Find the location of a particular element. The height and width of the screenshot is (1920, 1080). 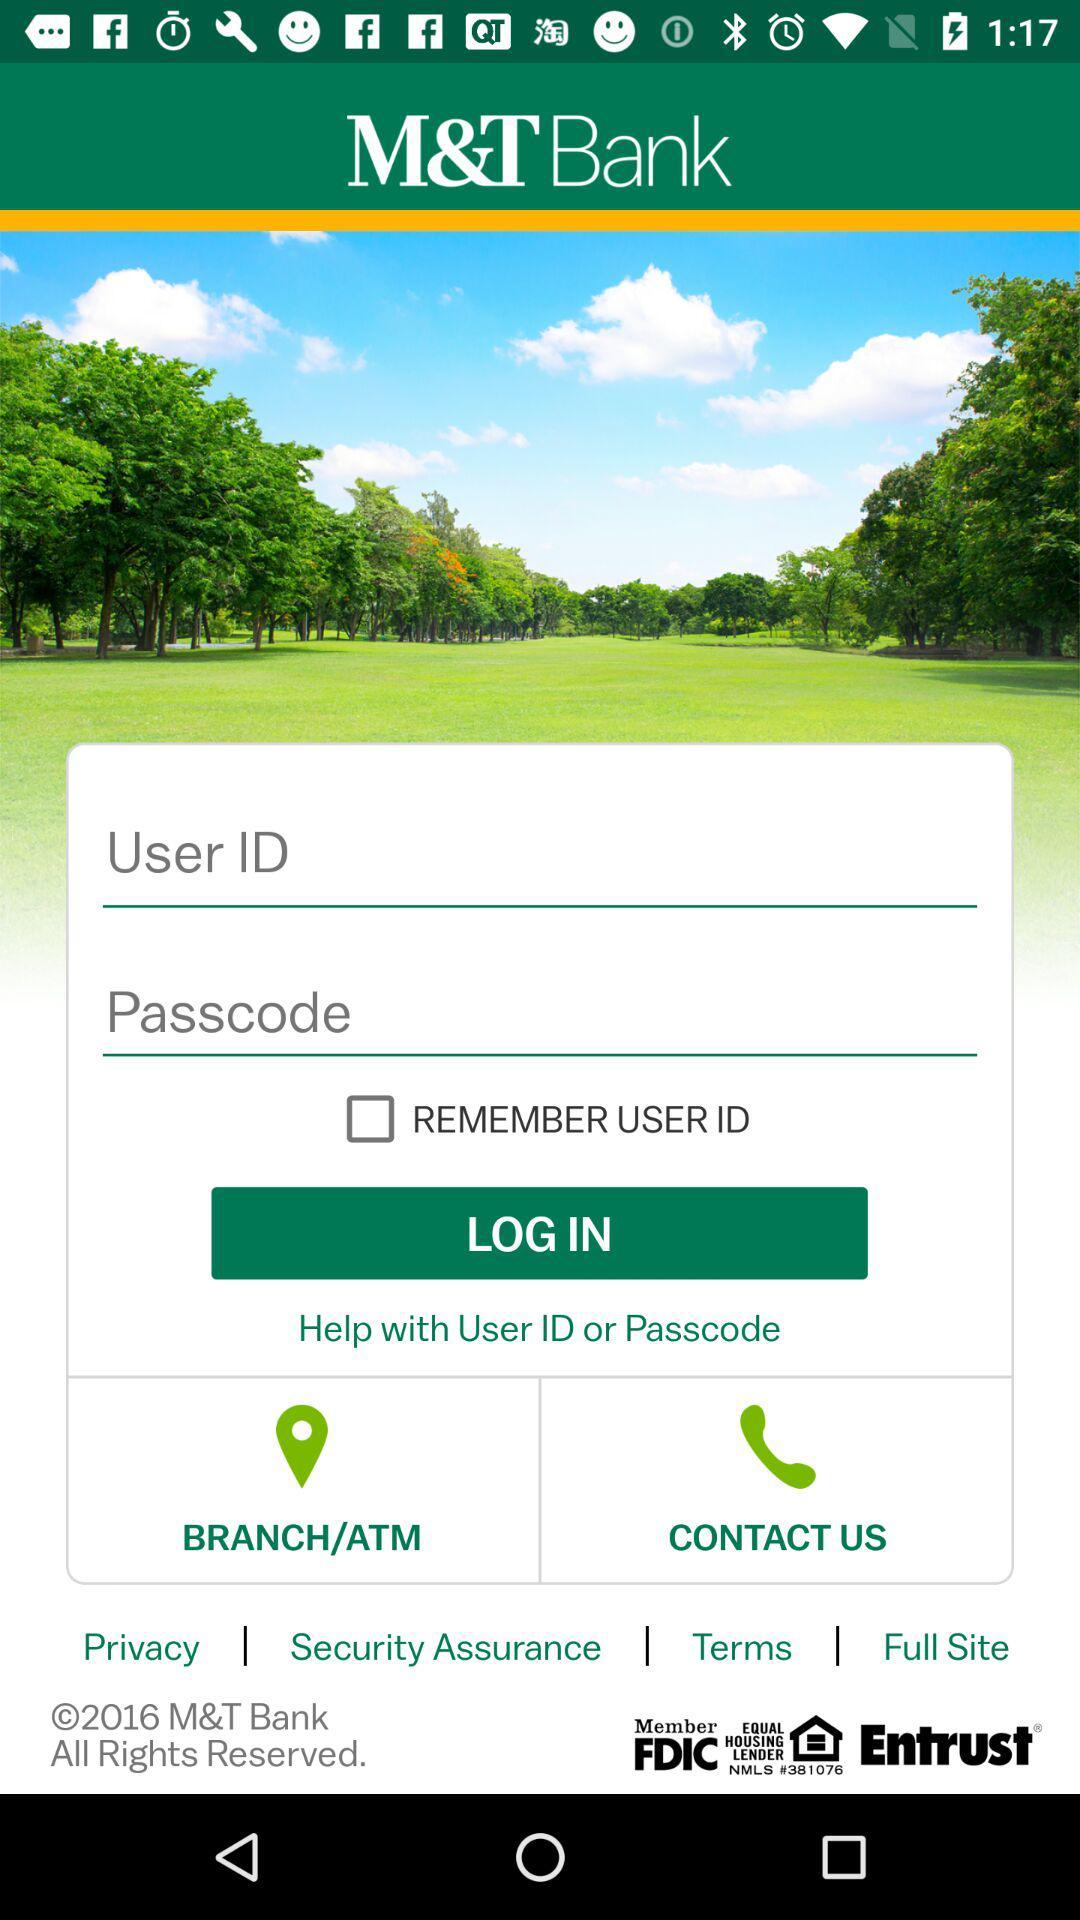

icon below the terms is located at coordinates (947, 1743).